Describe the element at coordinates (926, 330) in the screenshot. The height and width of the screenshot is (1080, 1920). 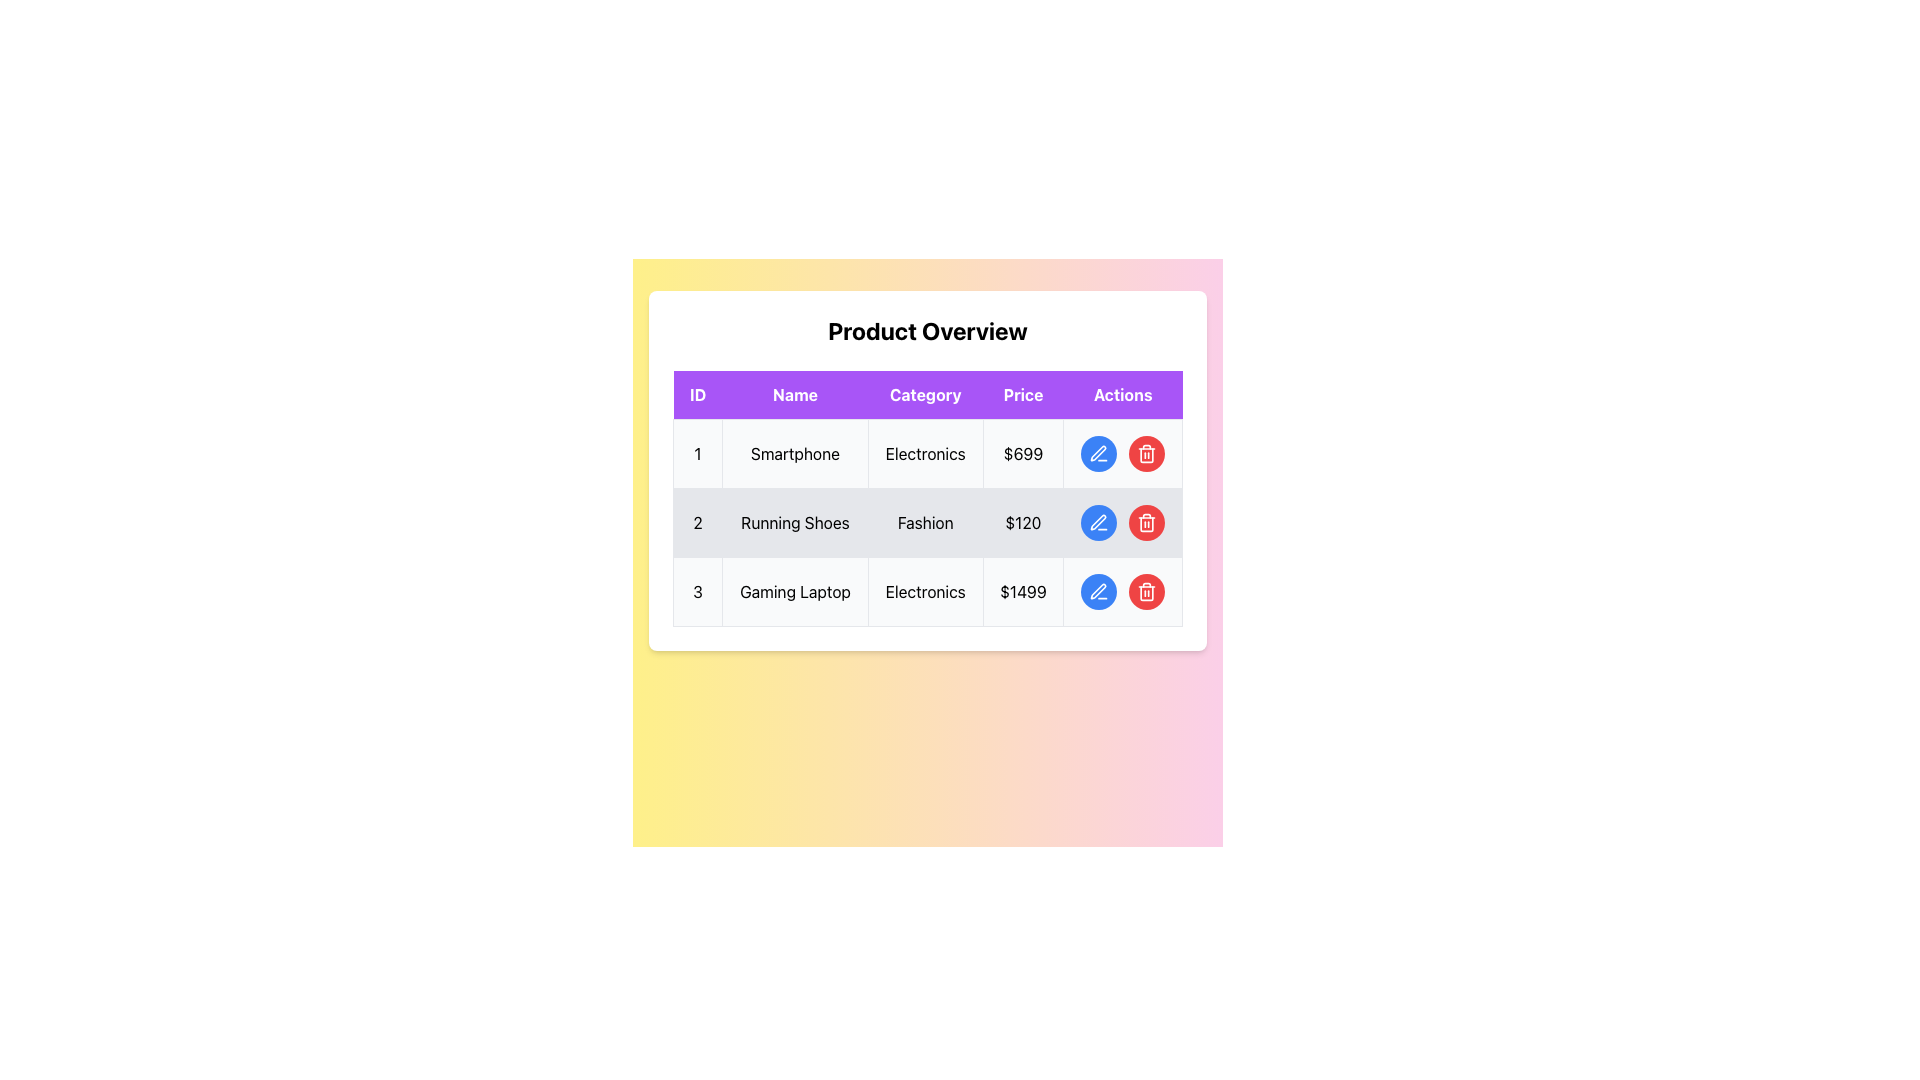
I see `the text header 'Product Overview' which is styled with bold and enlarged font, centered horizontally above the table` at that location.